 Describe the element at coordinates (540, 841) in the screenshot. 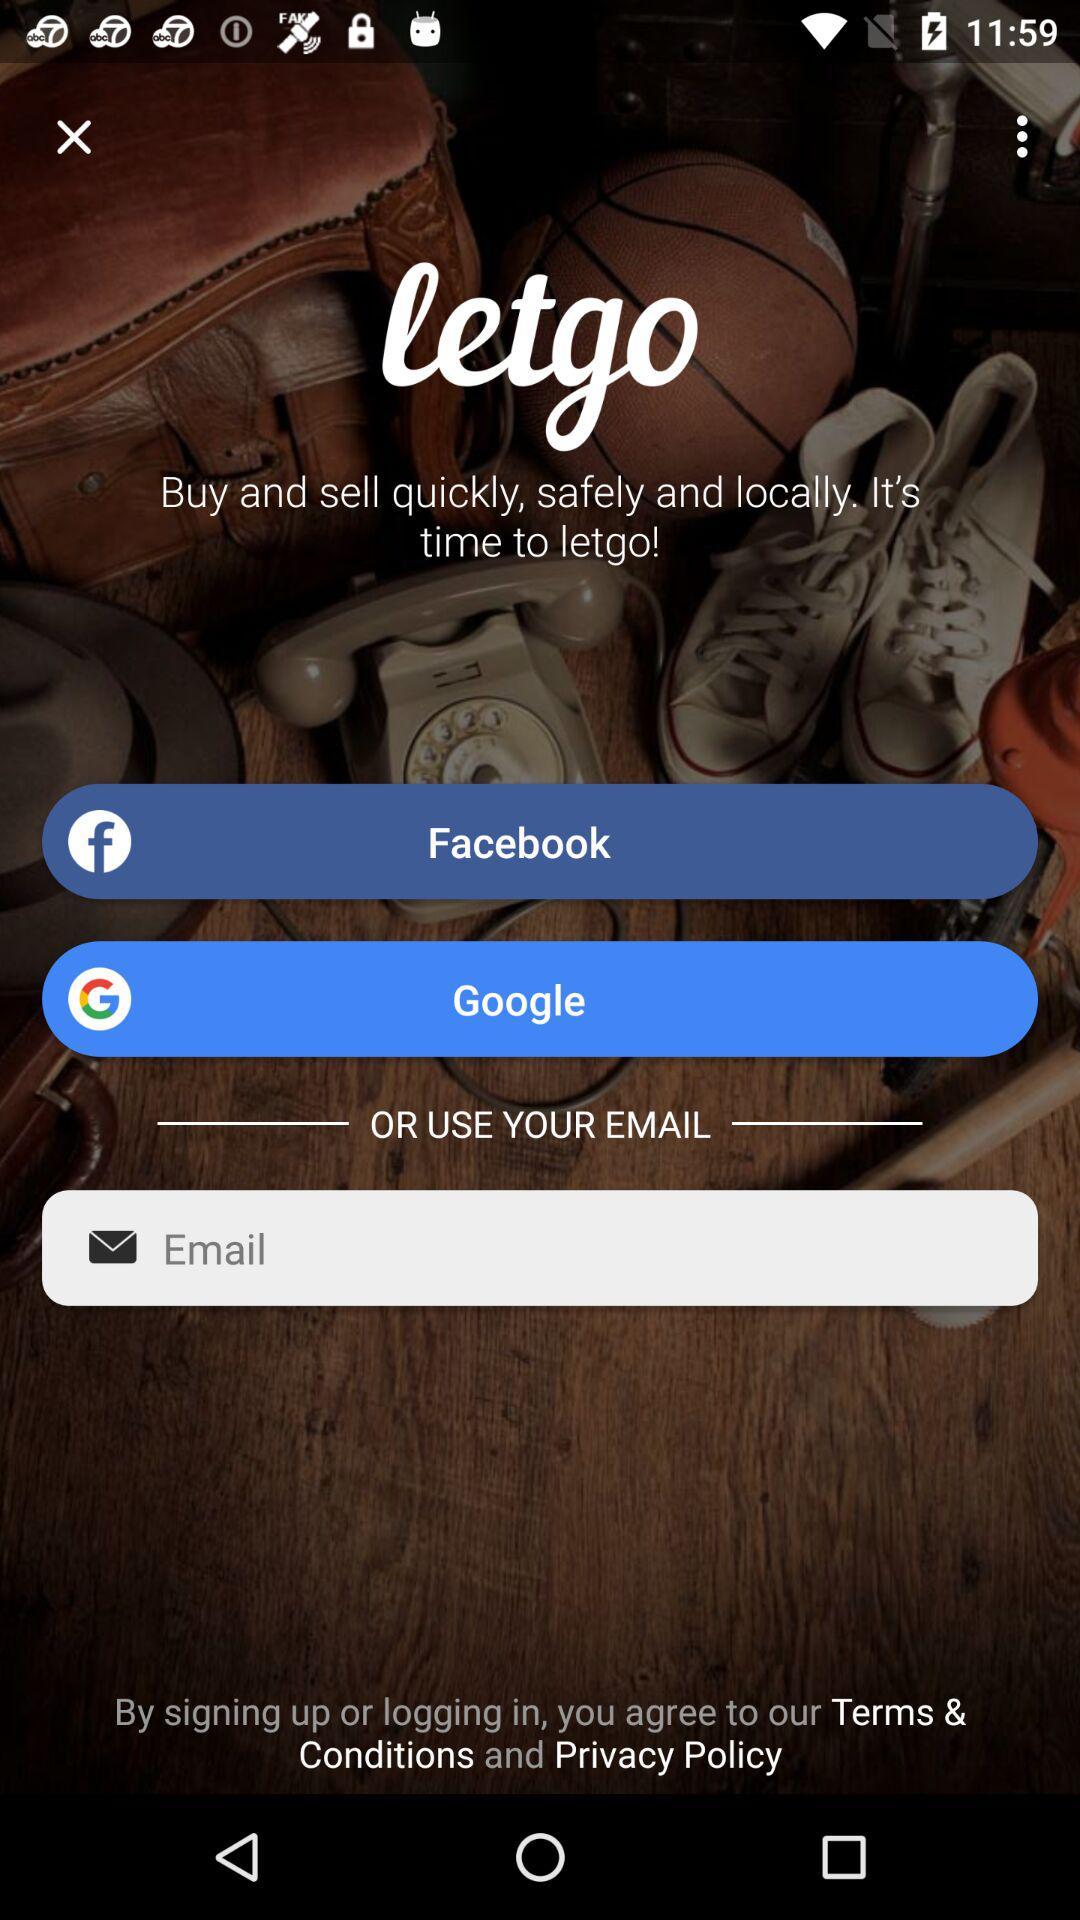

I see `item below buy and sell` at that location.